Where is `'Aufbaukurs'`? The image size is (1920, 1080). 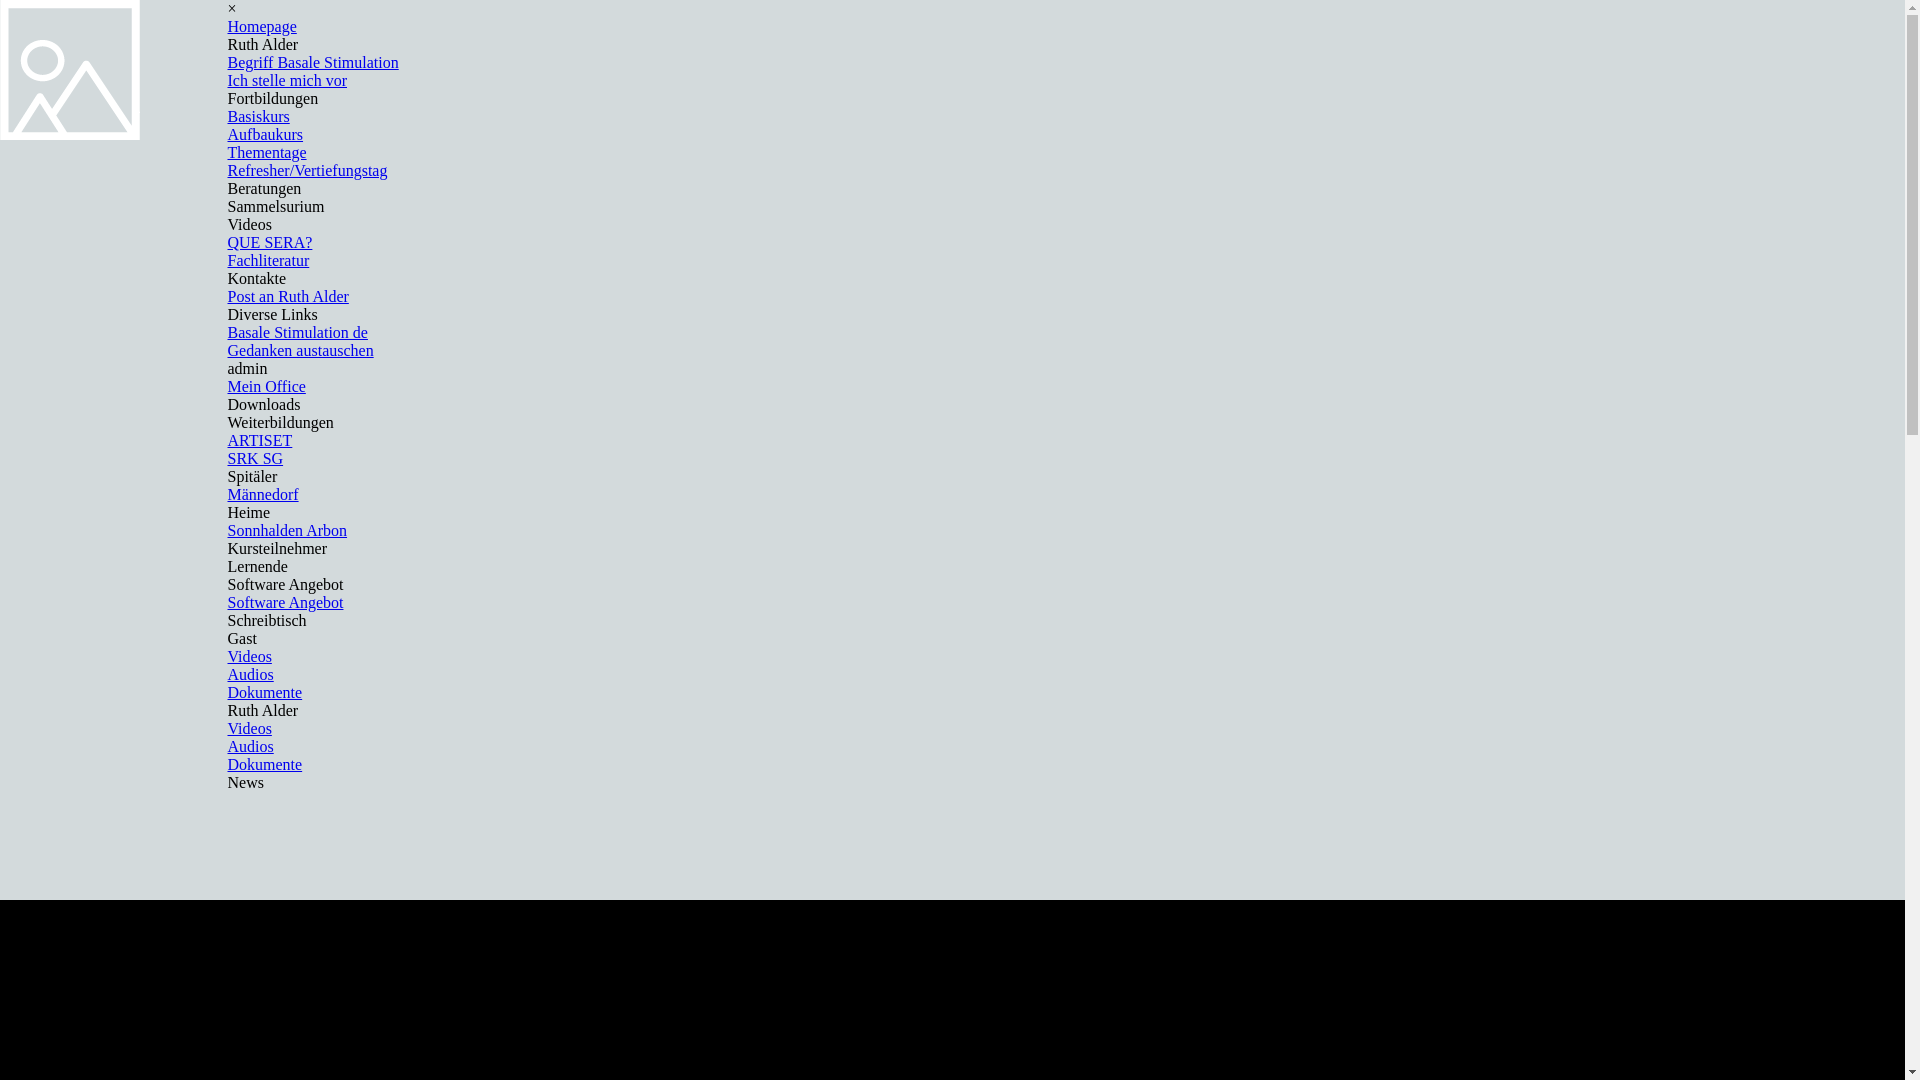
'Aufbaukurs' is located at coordinates (264, 134).